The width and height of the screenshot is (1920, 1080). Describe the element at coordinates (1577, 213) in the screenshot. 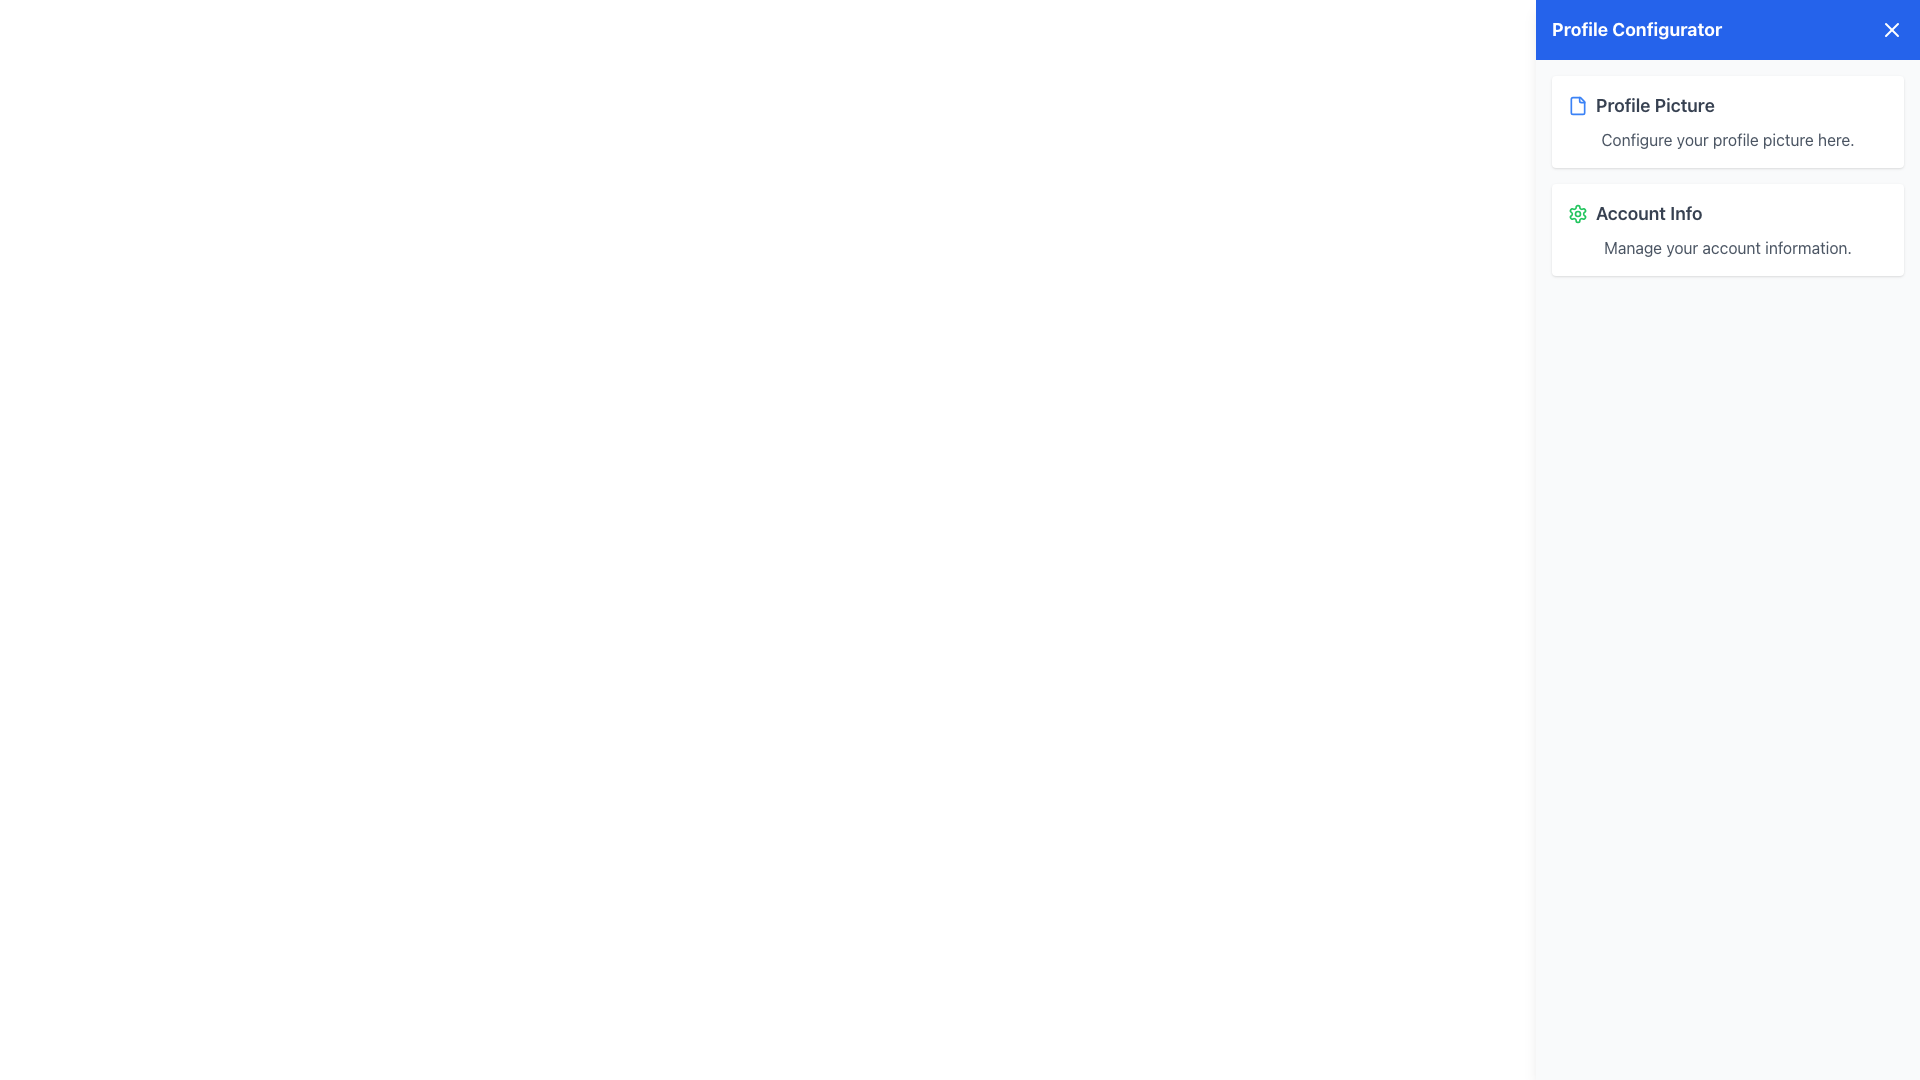

I see `the settings icon located in the 'Account Info' panel of the 'Profile Configurator' interface to use it as a reference for navigation` at that location.